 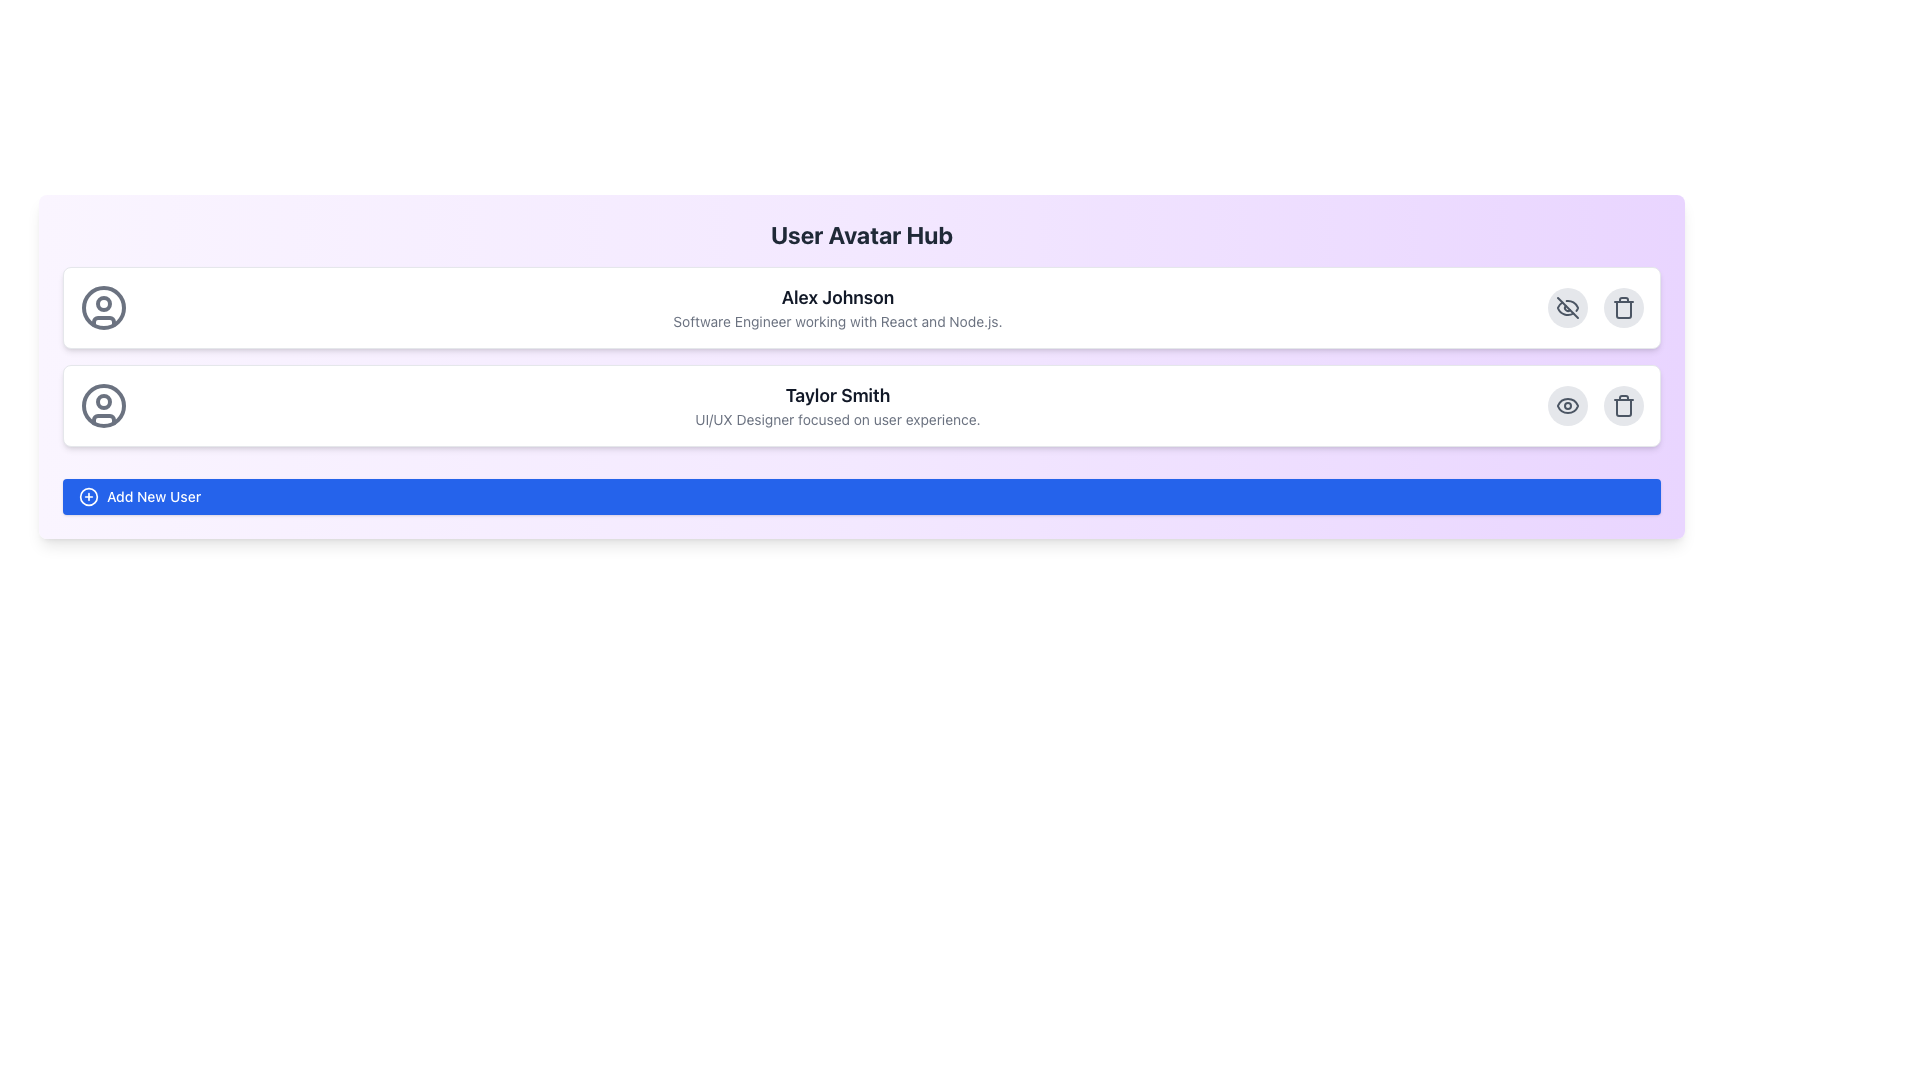 I want to click on the text block containing the name 'Alex Johnson' and the description 'Software Engineer working with React and Node.js.' in the profile card located in the top section of the interface, so click(x=838, y=308).